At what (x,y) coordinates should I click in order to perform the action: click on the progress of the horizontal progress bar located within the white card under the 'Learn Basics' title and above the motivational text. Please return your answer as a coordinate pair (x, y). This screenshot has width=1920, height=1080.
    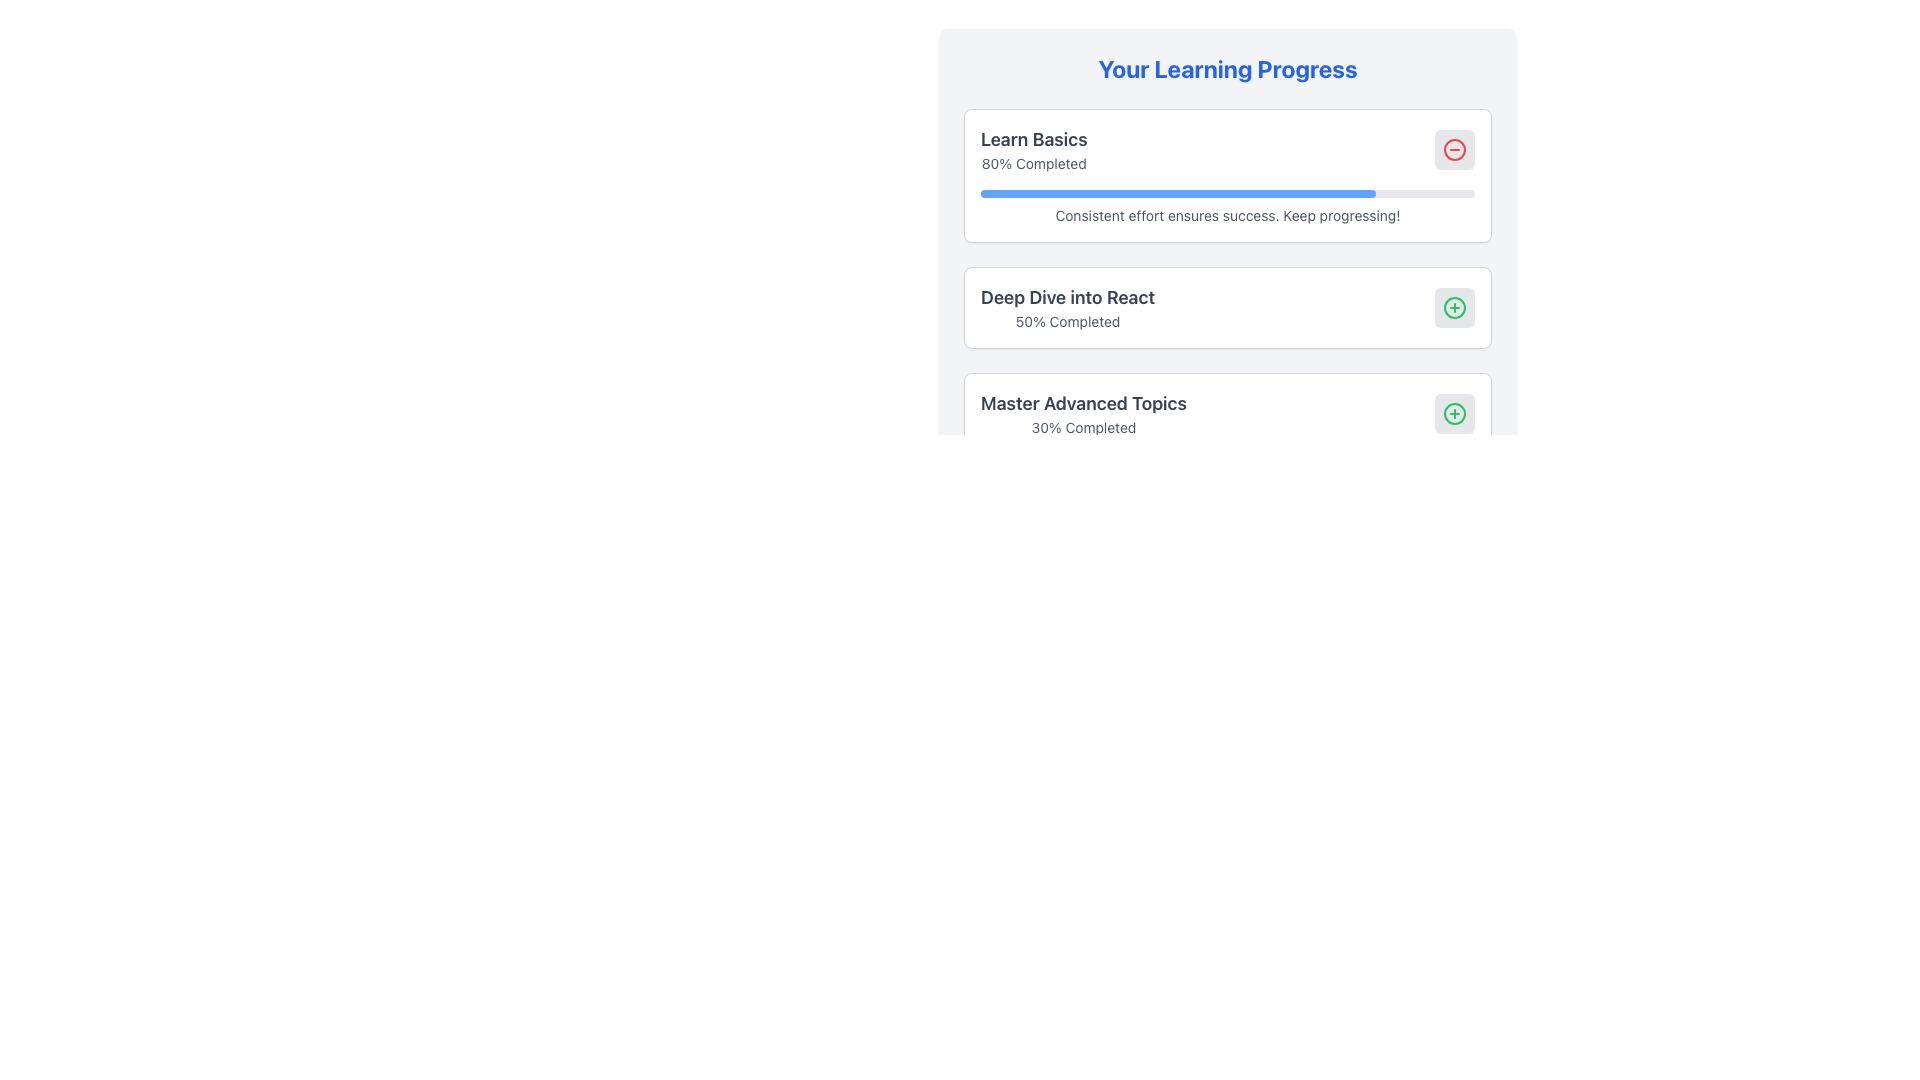
    Looking at the image, I should click on (1227, 193).